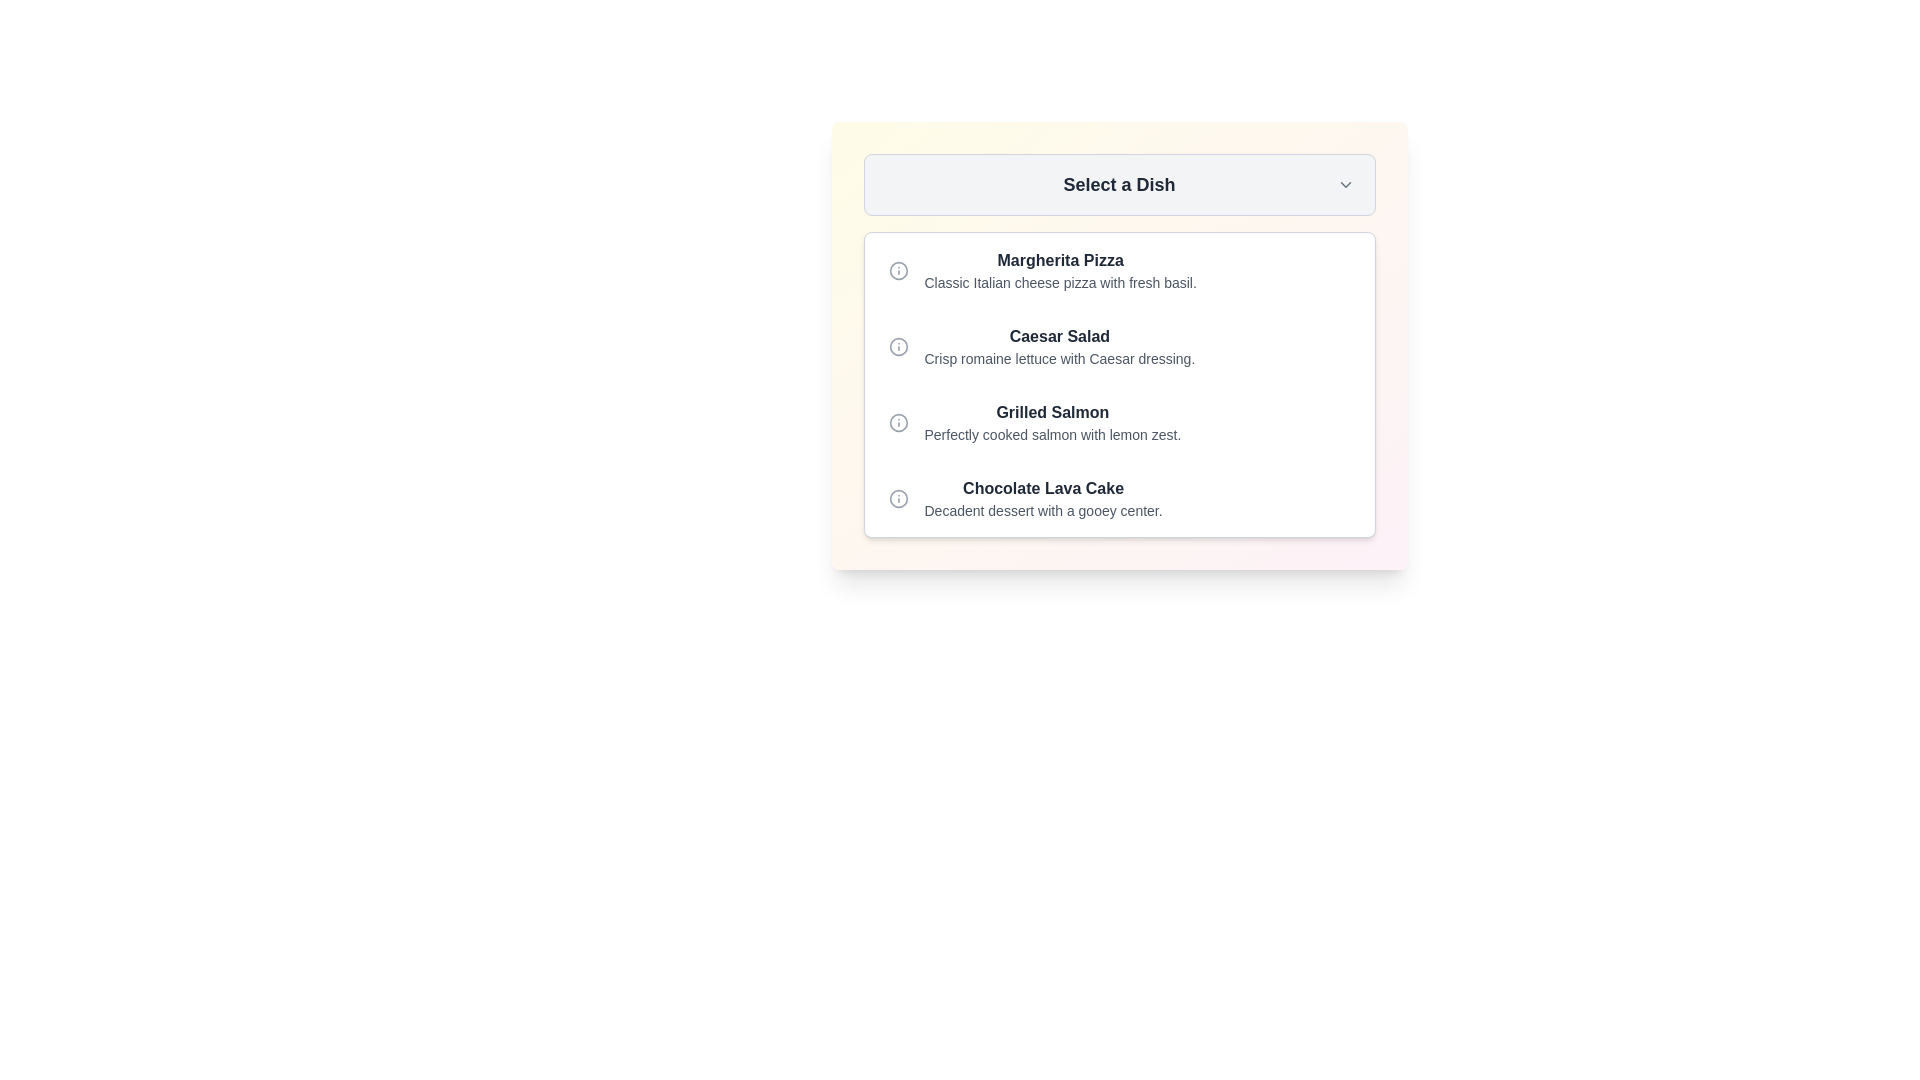  Describe the element at coordinates (1118, 422) in the screenshot. I see `the selectable list item labeled 'Grilled Salmon' which is the third item under 'Select a Dish', positioned between 'Caesar Salad' and 'Chocolate Lava Cake'` at that location.